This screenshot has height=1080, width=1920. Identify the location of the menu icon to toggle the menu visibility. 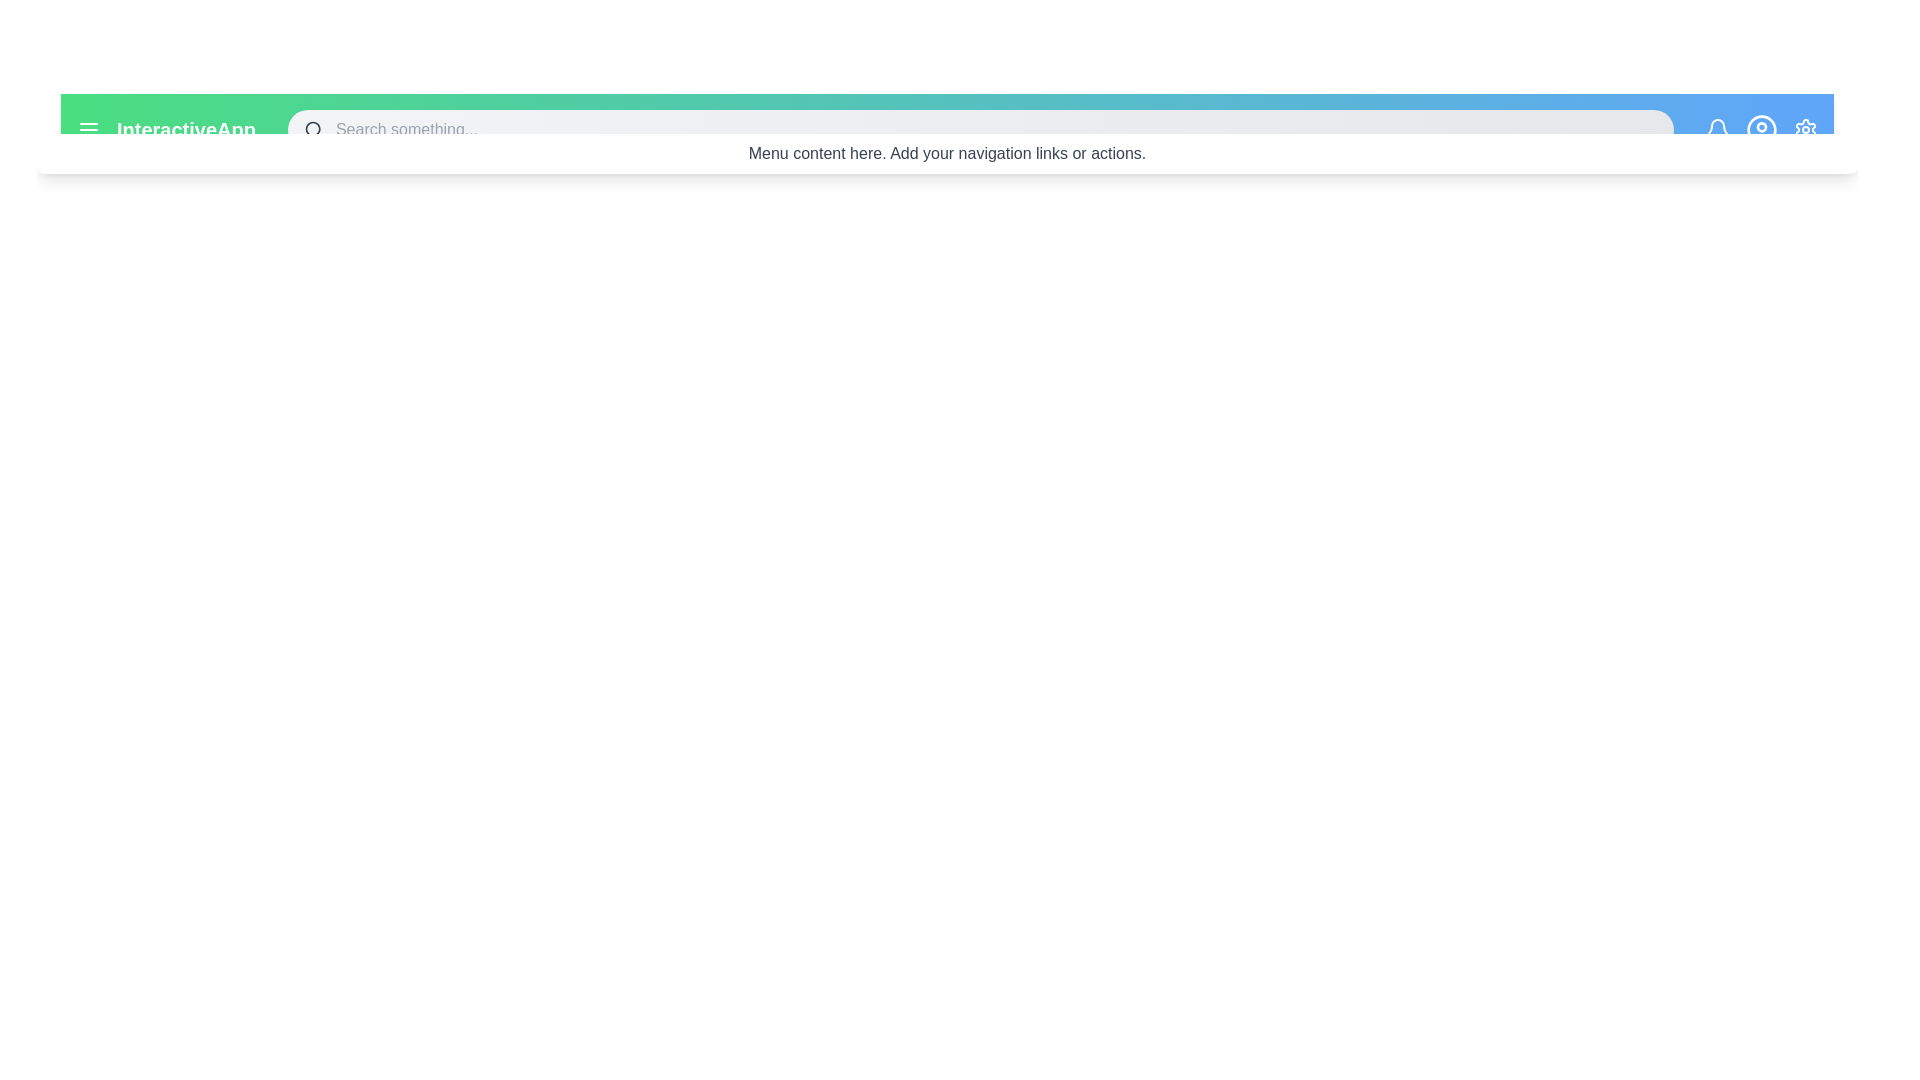
(88, 130).